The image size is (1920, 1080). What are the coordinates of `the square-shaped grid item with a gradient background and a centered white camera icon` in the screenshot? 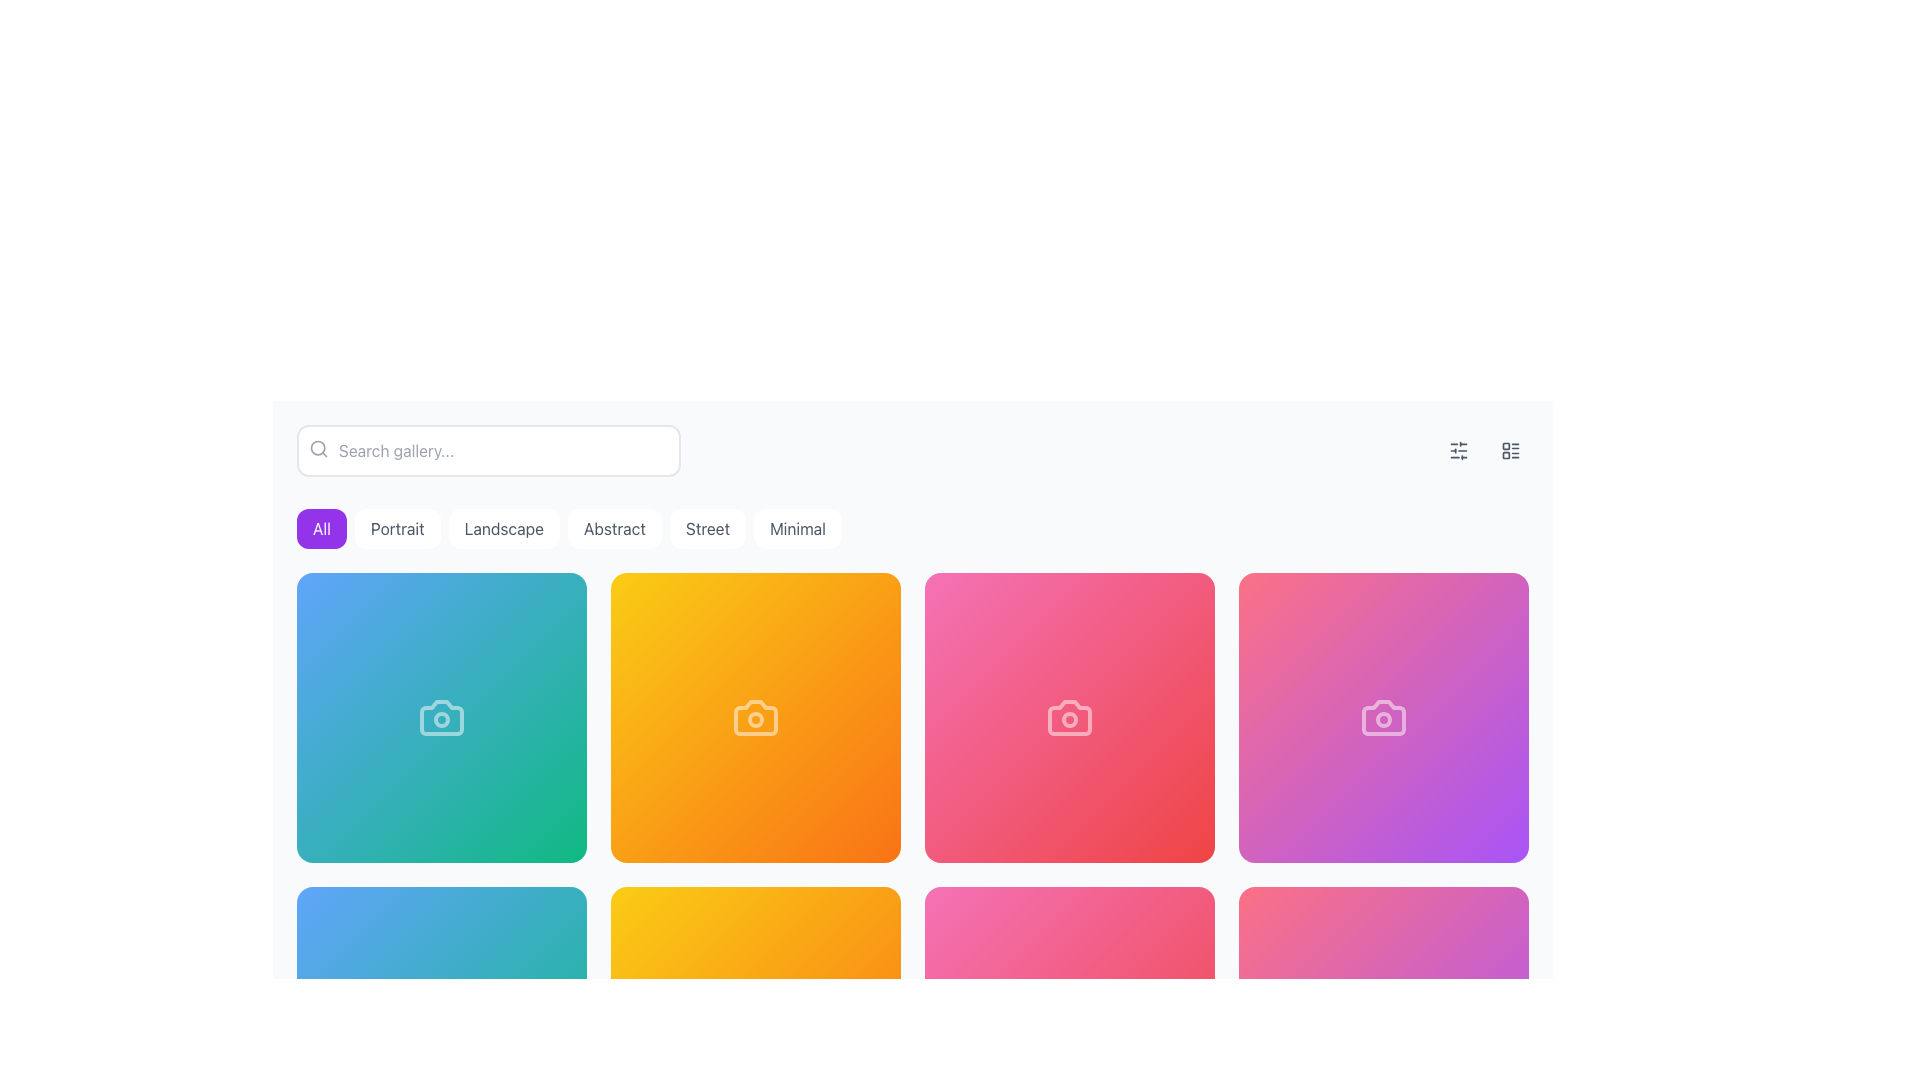 It's located at (440, 716).